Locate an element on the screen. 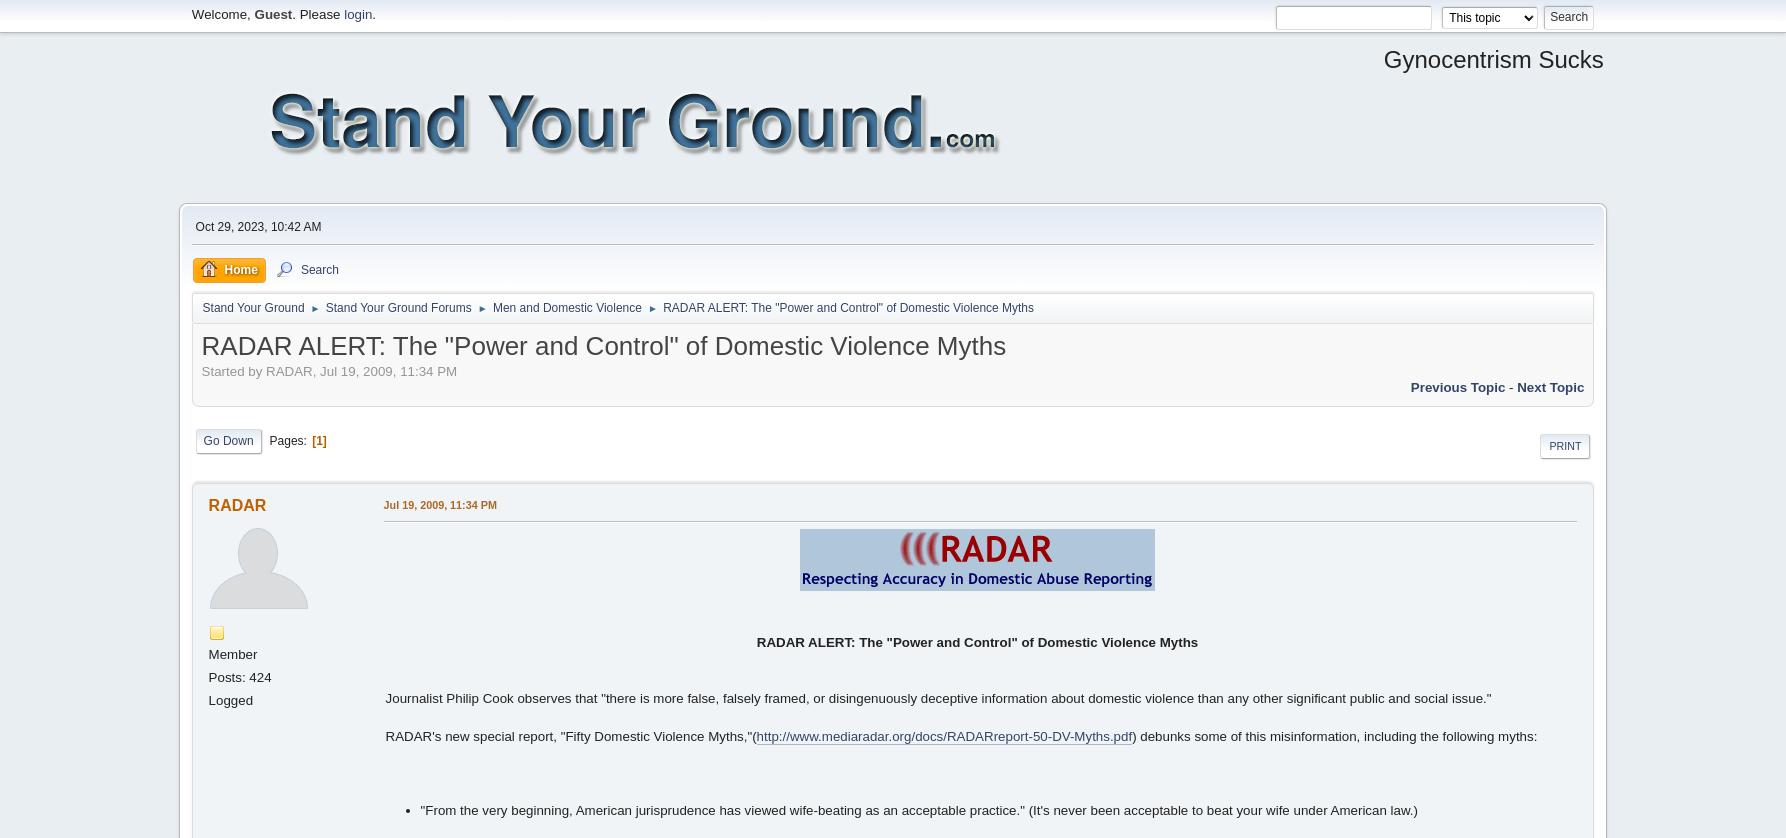  '"From the very beginning, American jurisprudence has viewed wife-beating as an acceptable practice." (It's never been acceptable to beat your wife under American law.)' is located at coordinates (918, 809).